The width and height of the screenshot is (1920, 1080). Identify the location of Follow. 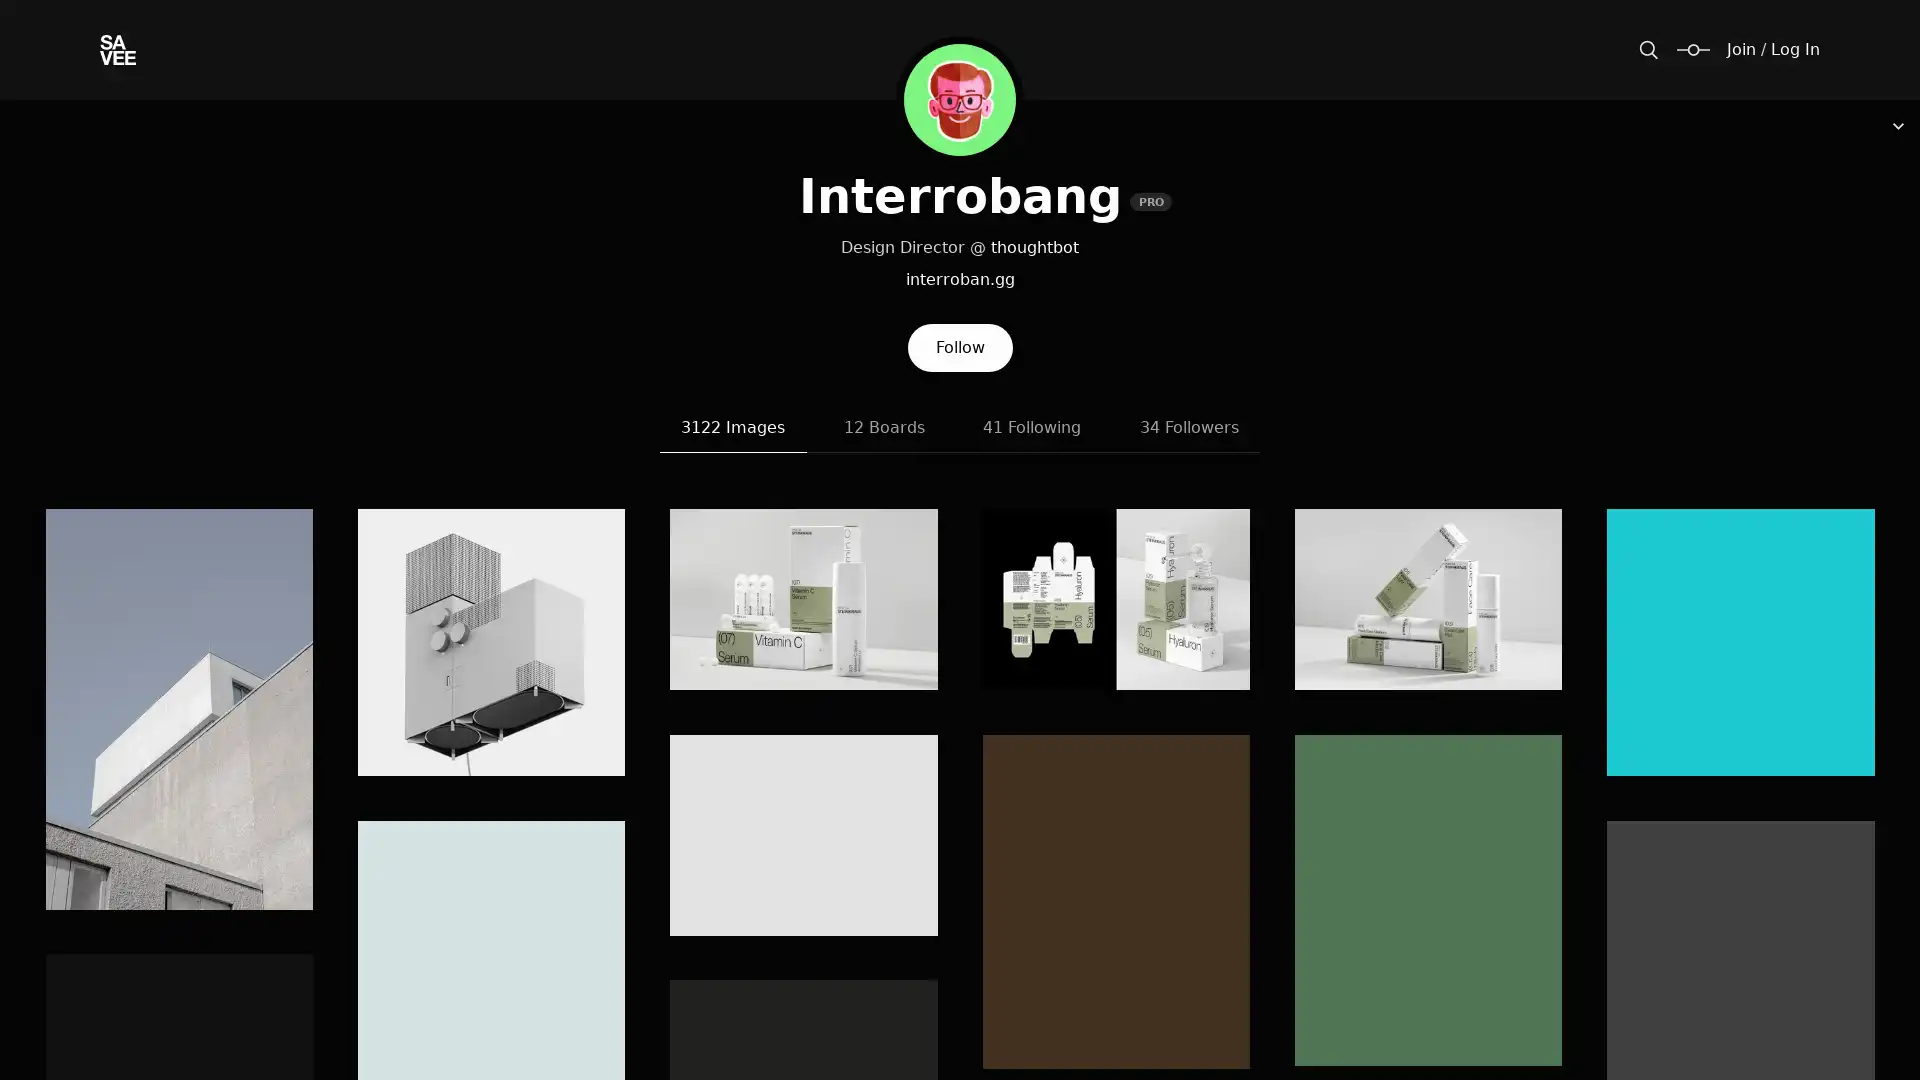
(958, 346).